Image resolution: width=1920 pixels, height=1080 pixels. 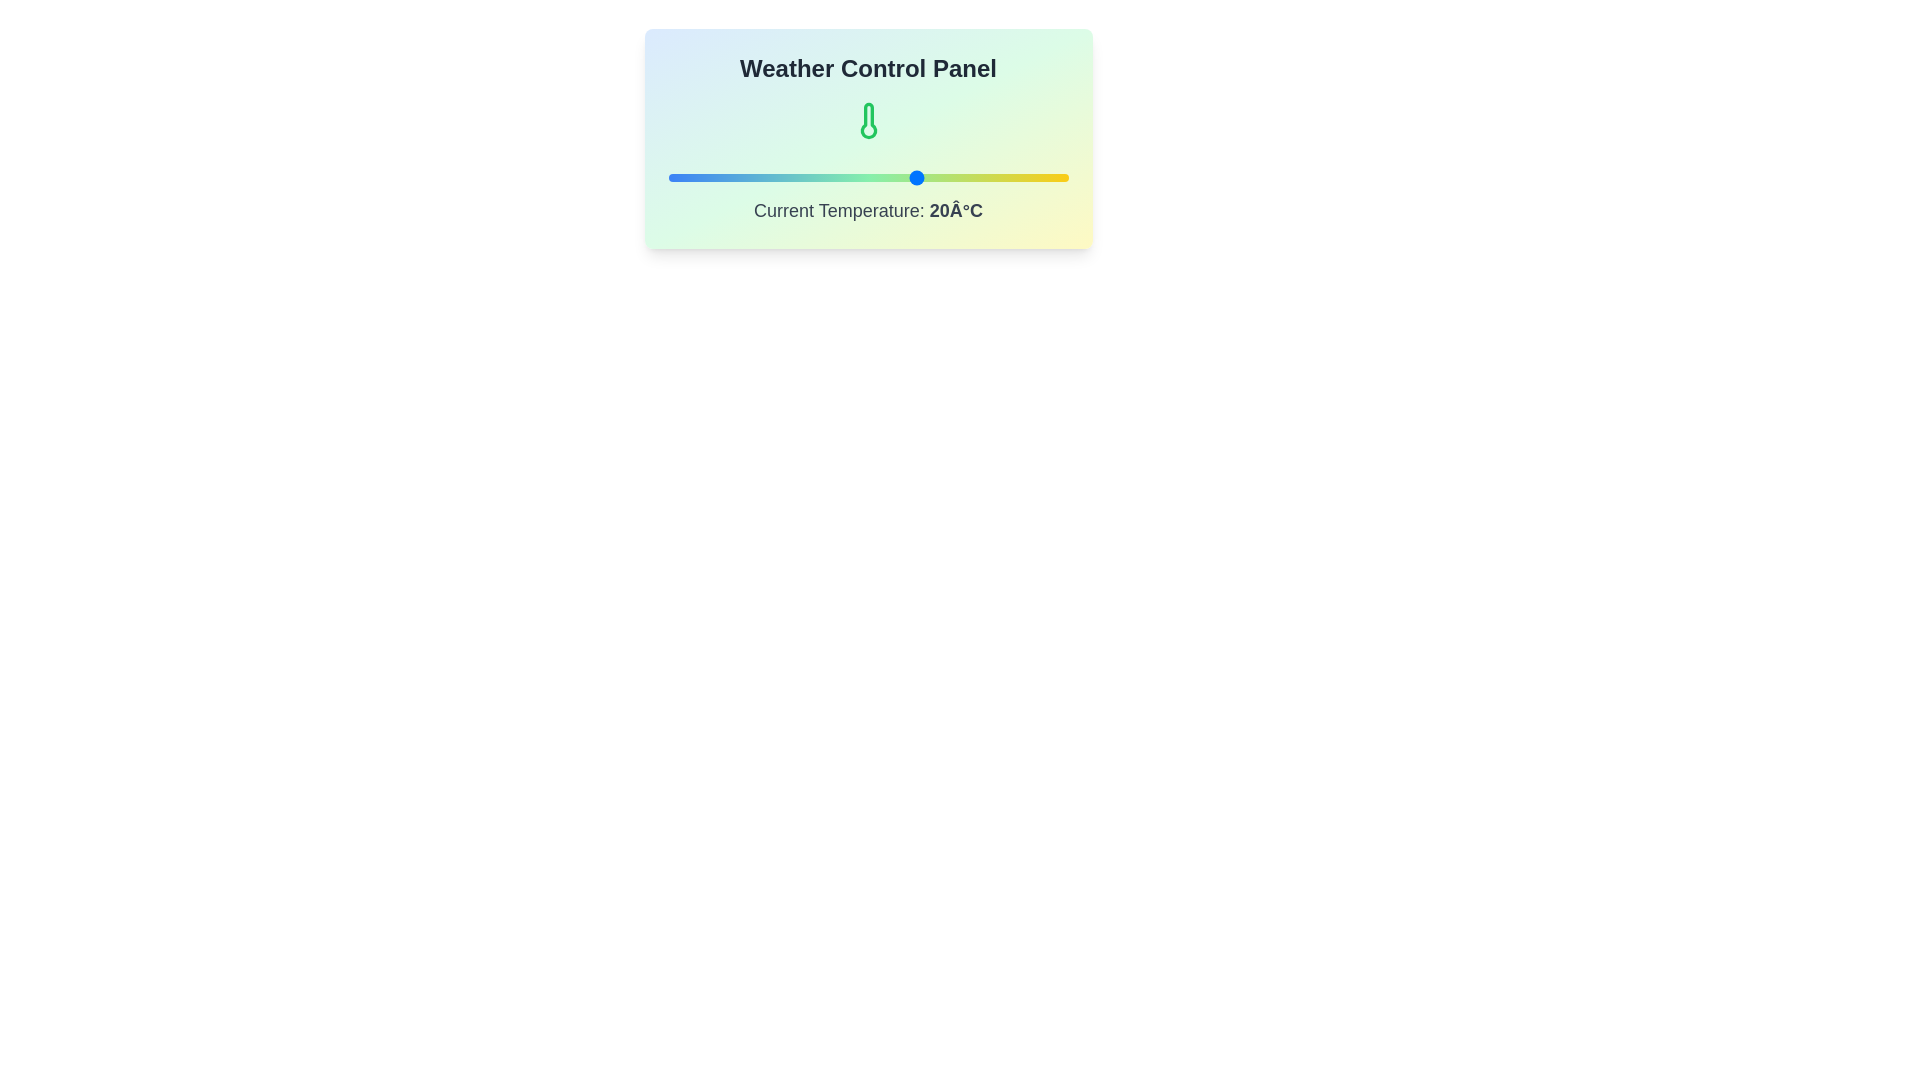 What do you see at coordinates (917, 176) in the screenshot?
I see `the temperature to 20°C using the slider` at bounding box center [917, 176].